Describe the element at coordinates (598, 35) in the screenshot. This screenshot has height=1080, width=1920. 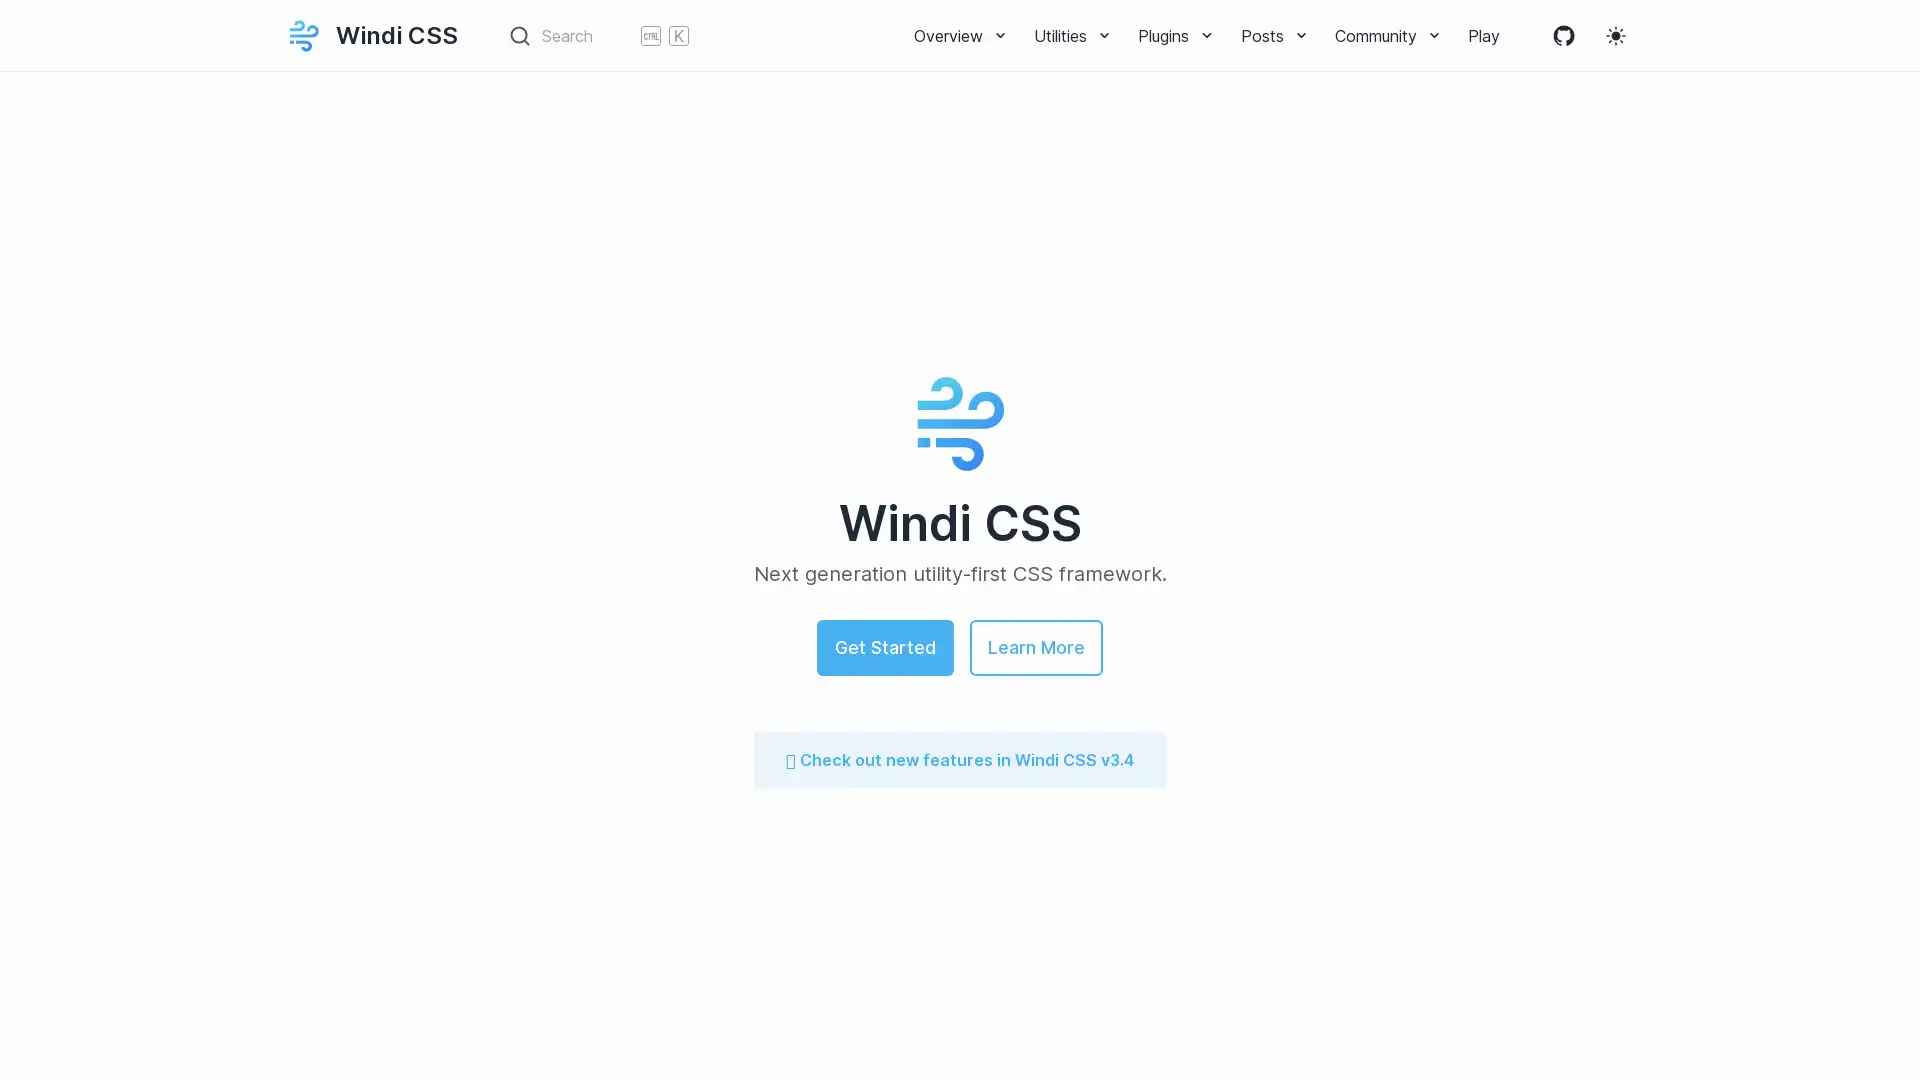
I see `Search` at that location.